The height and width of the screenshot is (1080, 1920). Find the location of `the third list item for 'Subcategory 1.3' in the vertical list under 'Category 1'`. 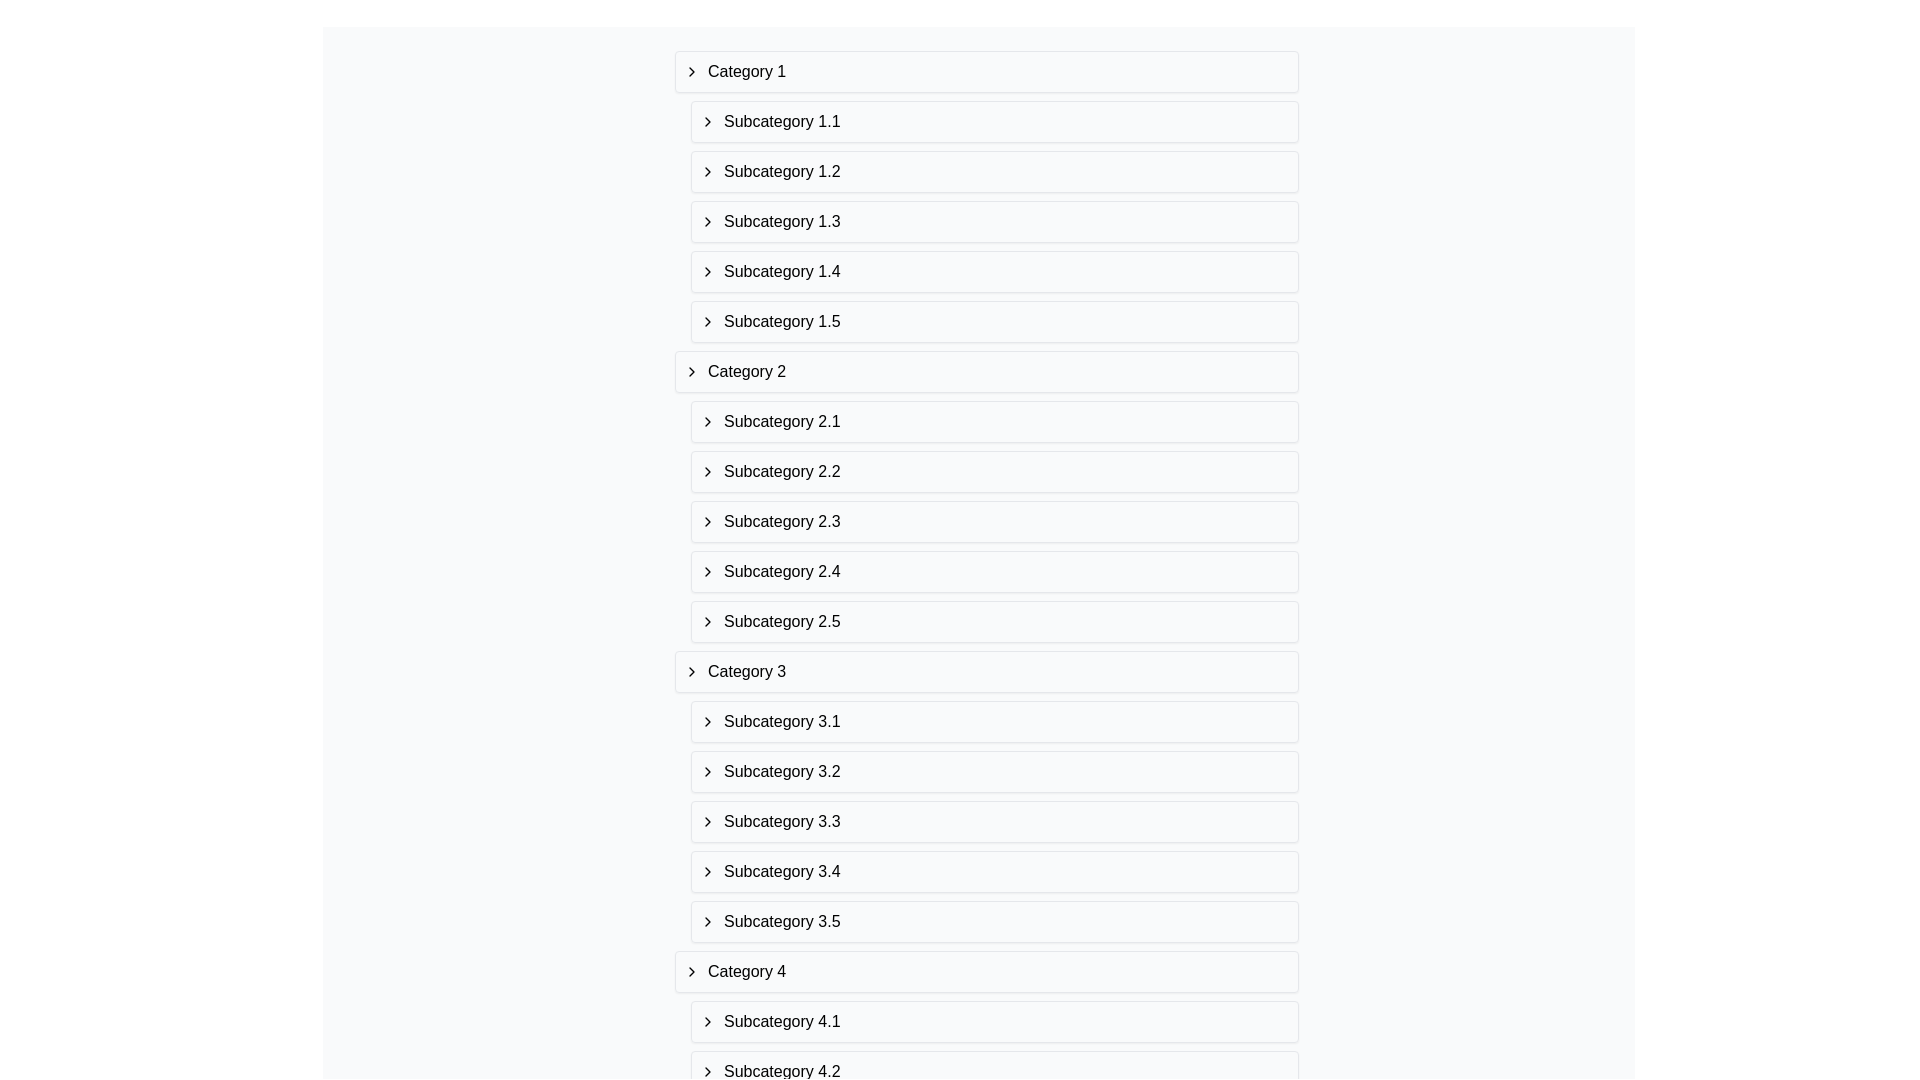

the third list item for 'Subcategory 1.3' in the vertical list under 'Category 1' is located at coordinates (987, 222).